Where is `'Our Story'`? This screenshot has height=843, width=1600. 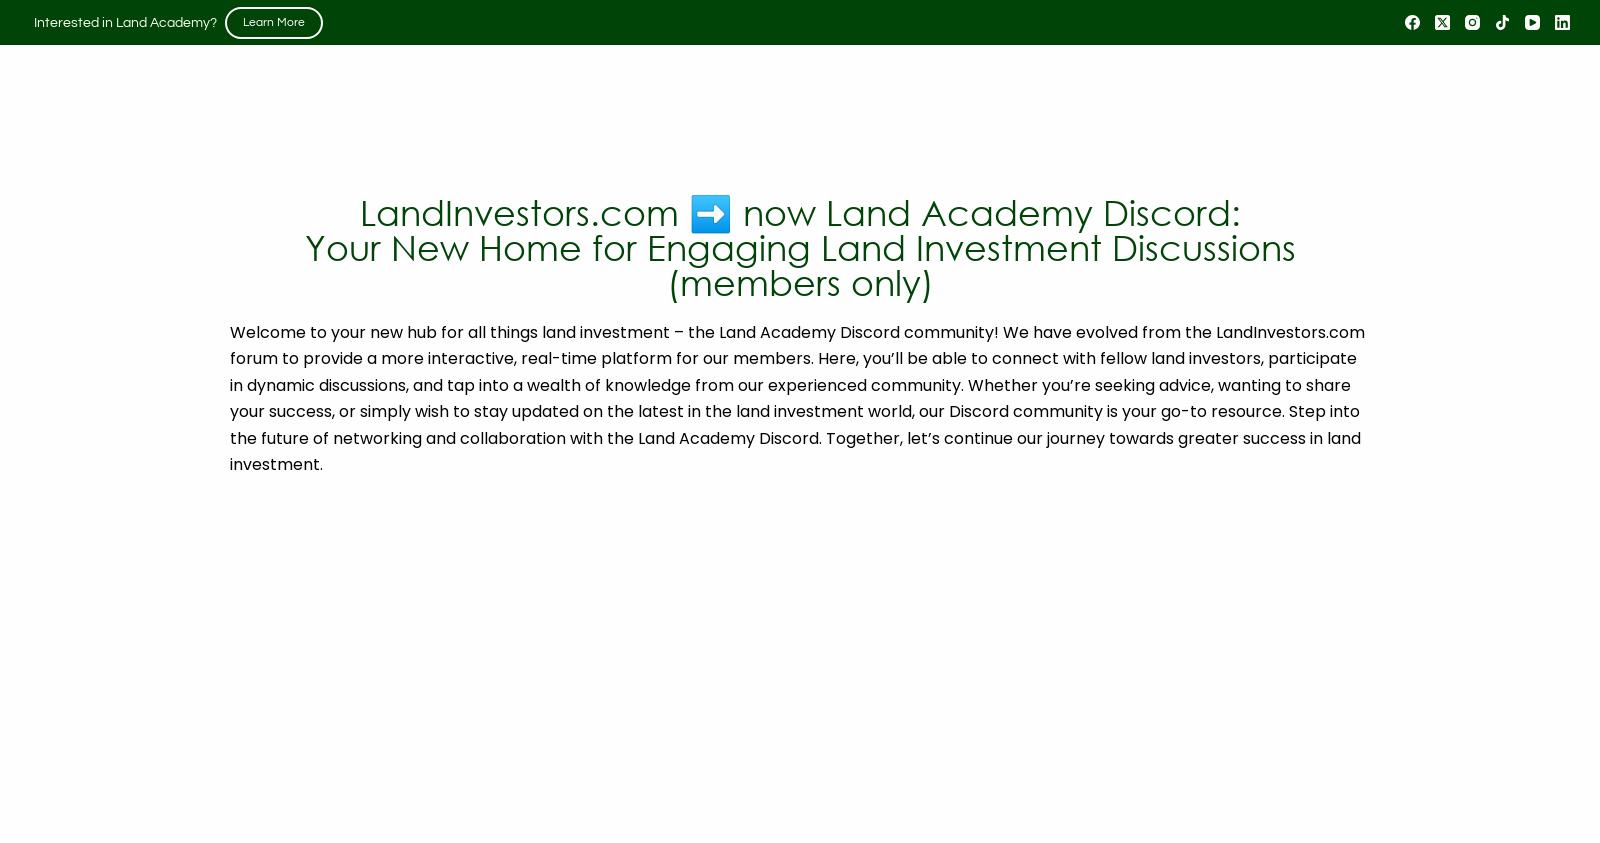
'Our Story' is located at coordinates (439, 140).